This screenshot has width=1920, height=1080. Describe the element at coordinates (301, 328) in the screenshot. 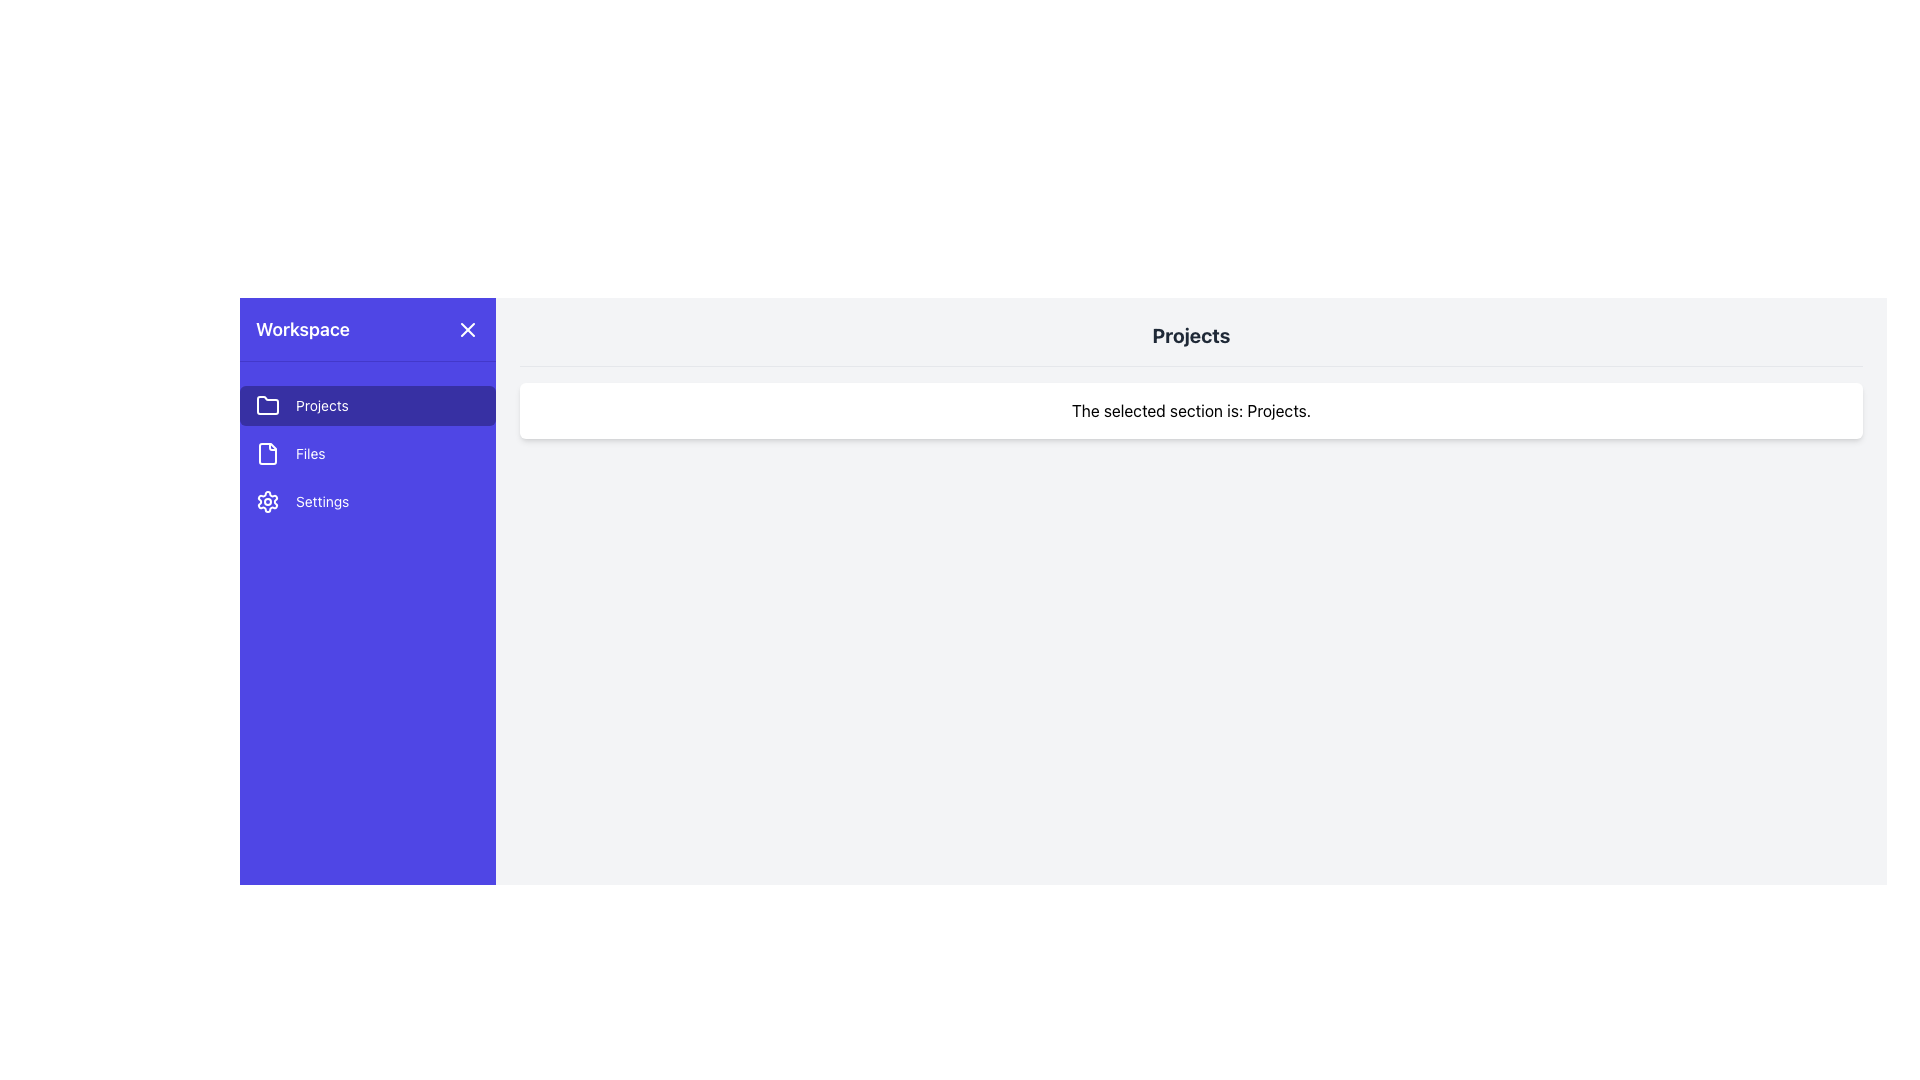

I see `text from the static title label located at the top center of the sidebar's header area, above the close button icon` at that location.